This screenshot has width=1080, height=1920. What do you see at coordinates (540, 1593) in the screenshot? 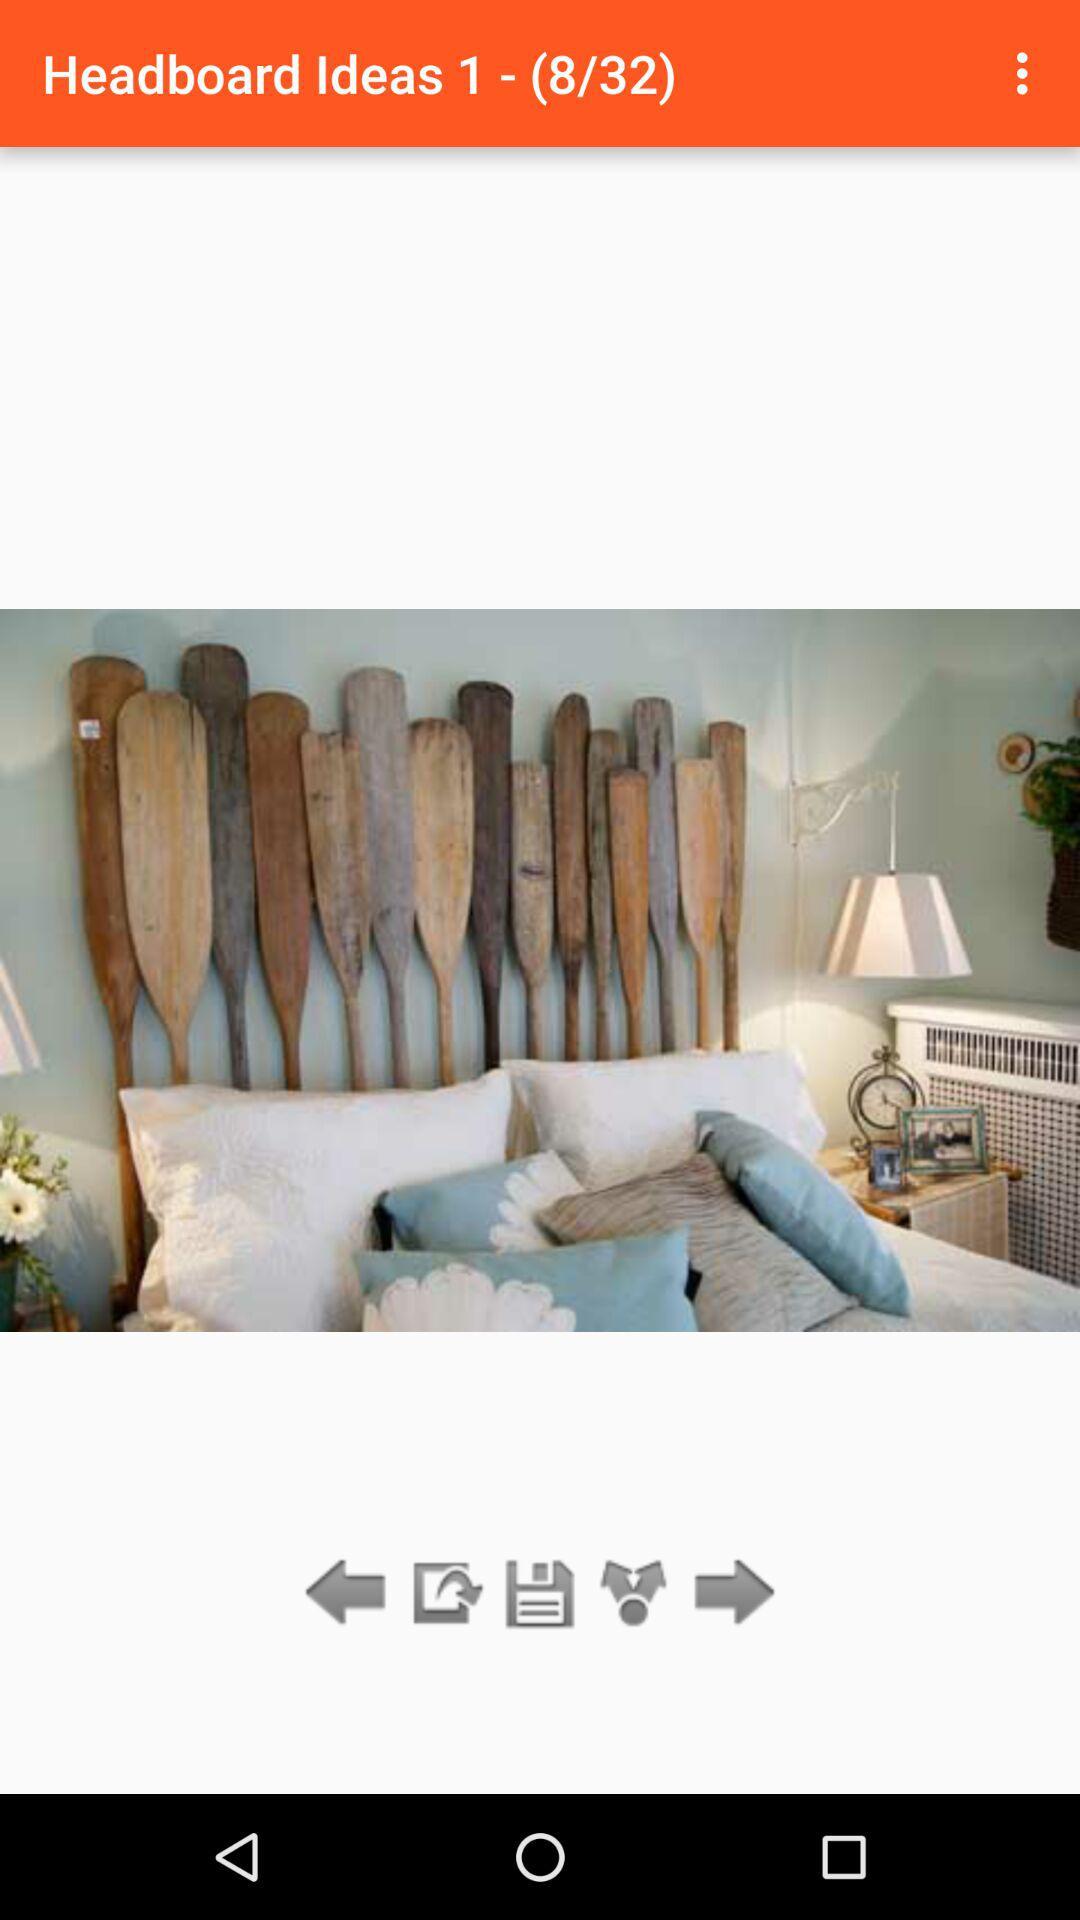
I see `the save icon` at bounding box center [540, 1593].